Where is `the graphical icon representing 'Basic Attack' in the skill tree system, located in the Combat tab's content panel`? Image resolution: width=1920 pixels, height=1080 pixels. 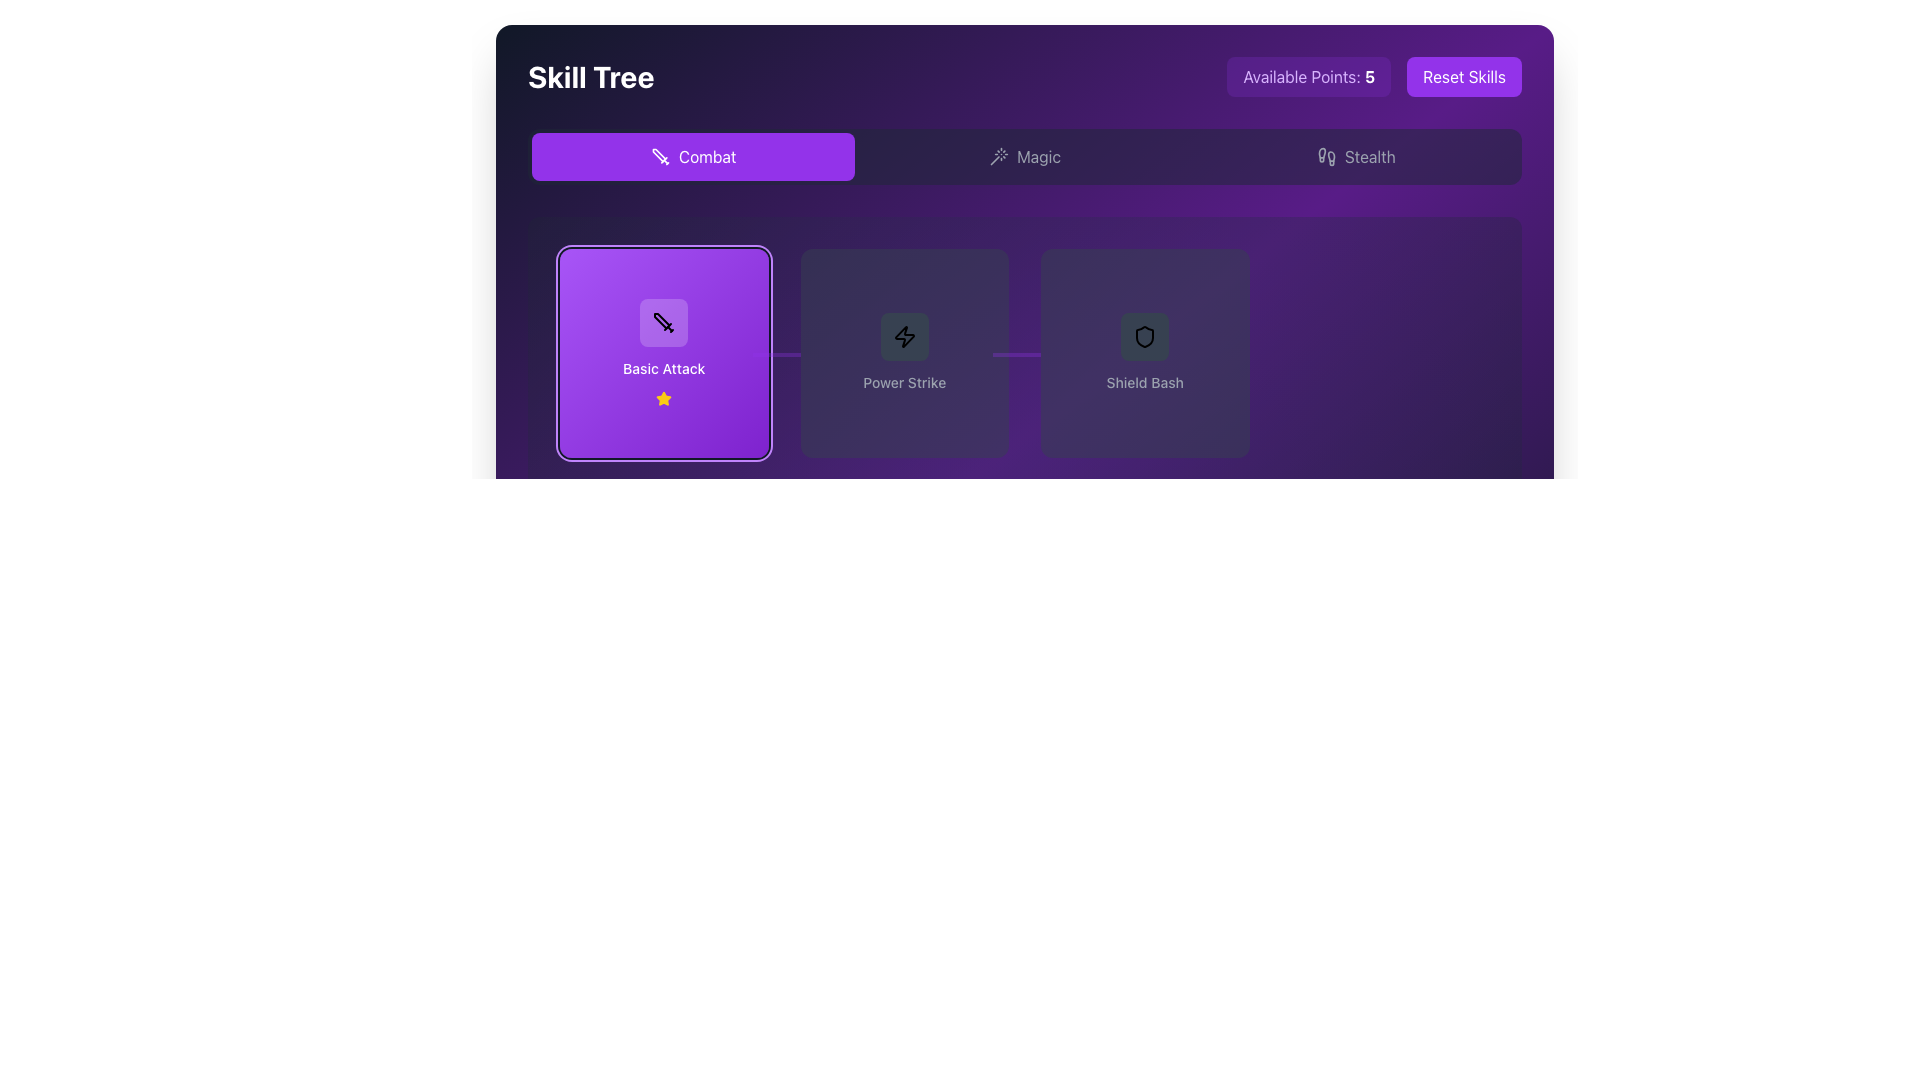 the graphical icon representing 'Basic Attack' in the skill tree system, located in the Combat tab's content panel is located at coordinates (662, 320).